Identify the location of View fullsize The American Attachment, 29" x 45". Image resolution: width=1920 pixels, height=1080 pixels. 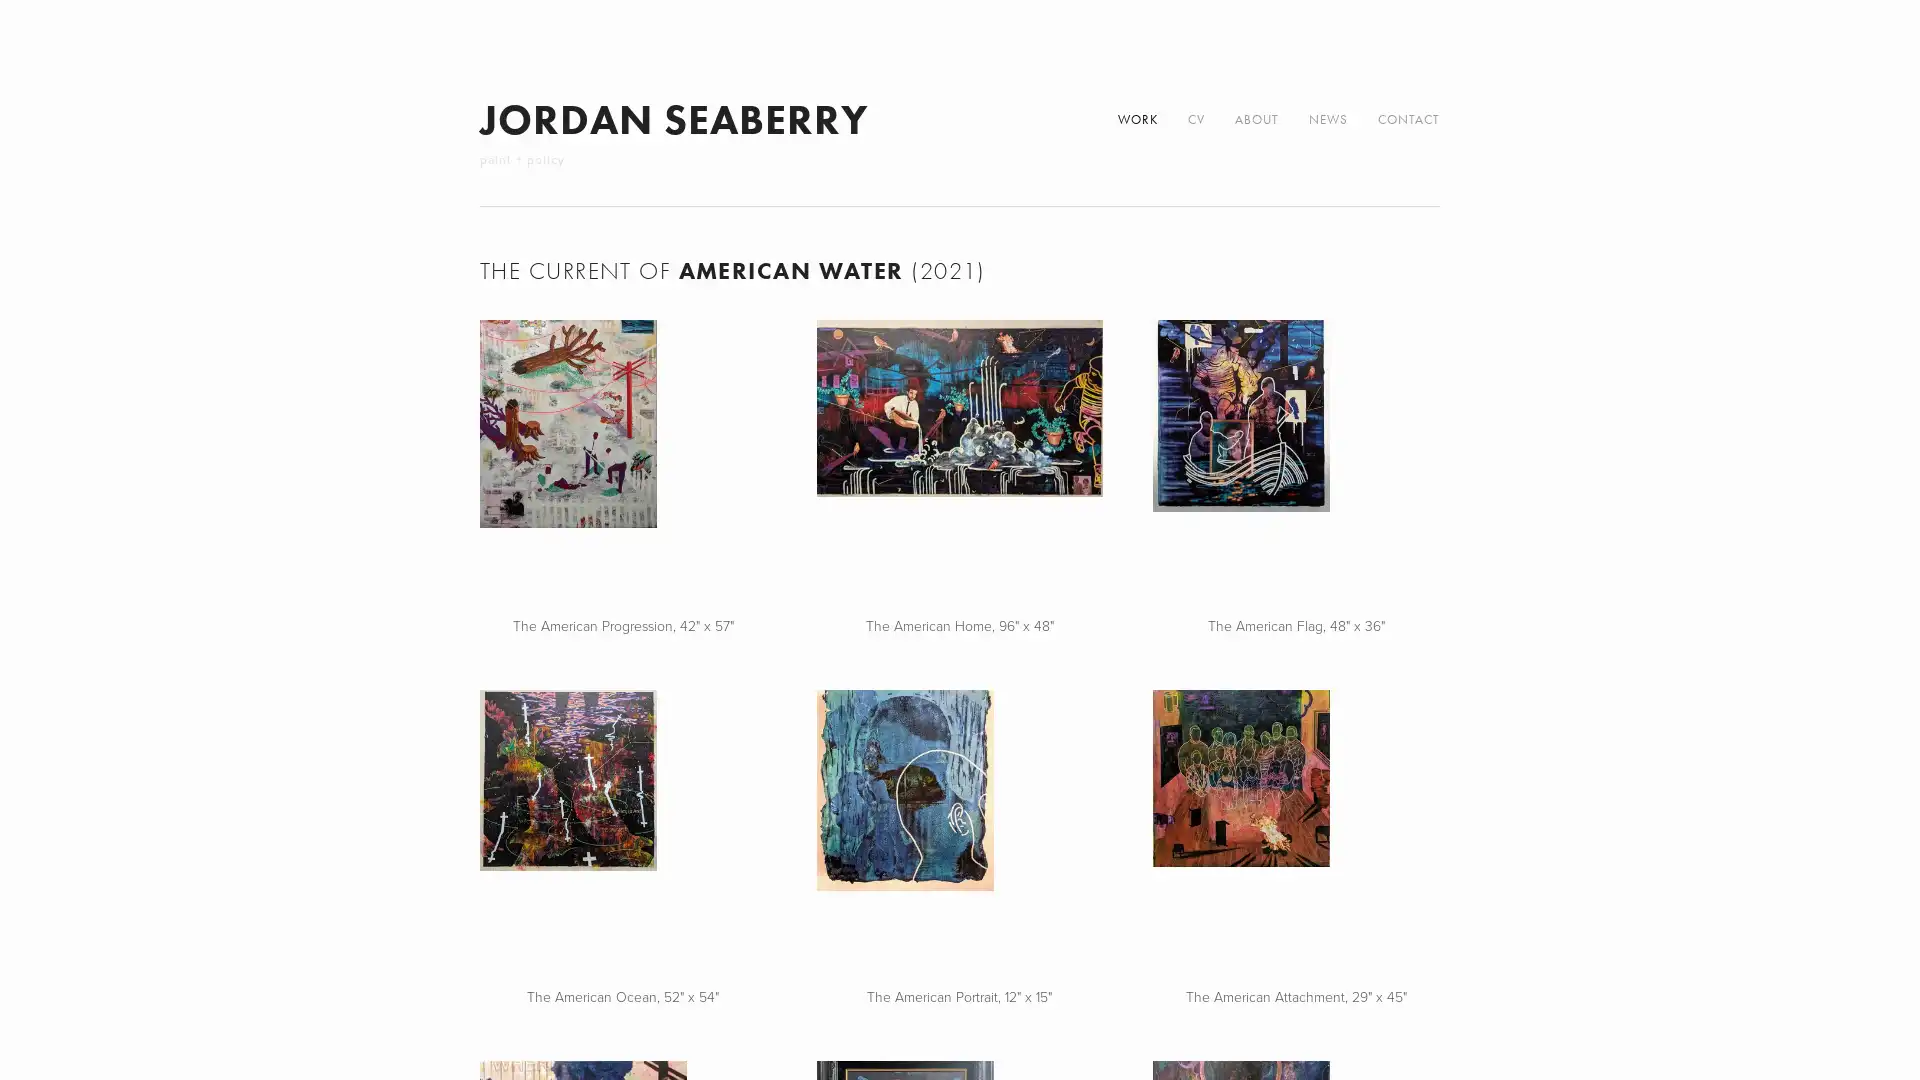
(1296, 833).